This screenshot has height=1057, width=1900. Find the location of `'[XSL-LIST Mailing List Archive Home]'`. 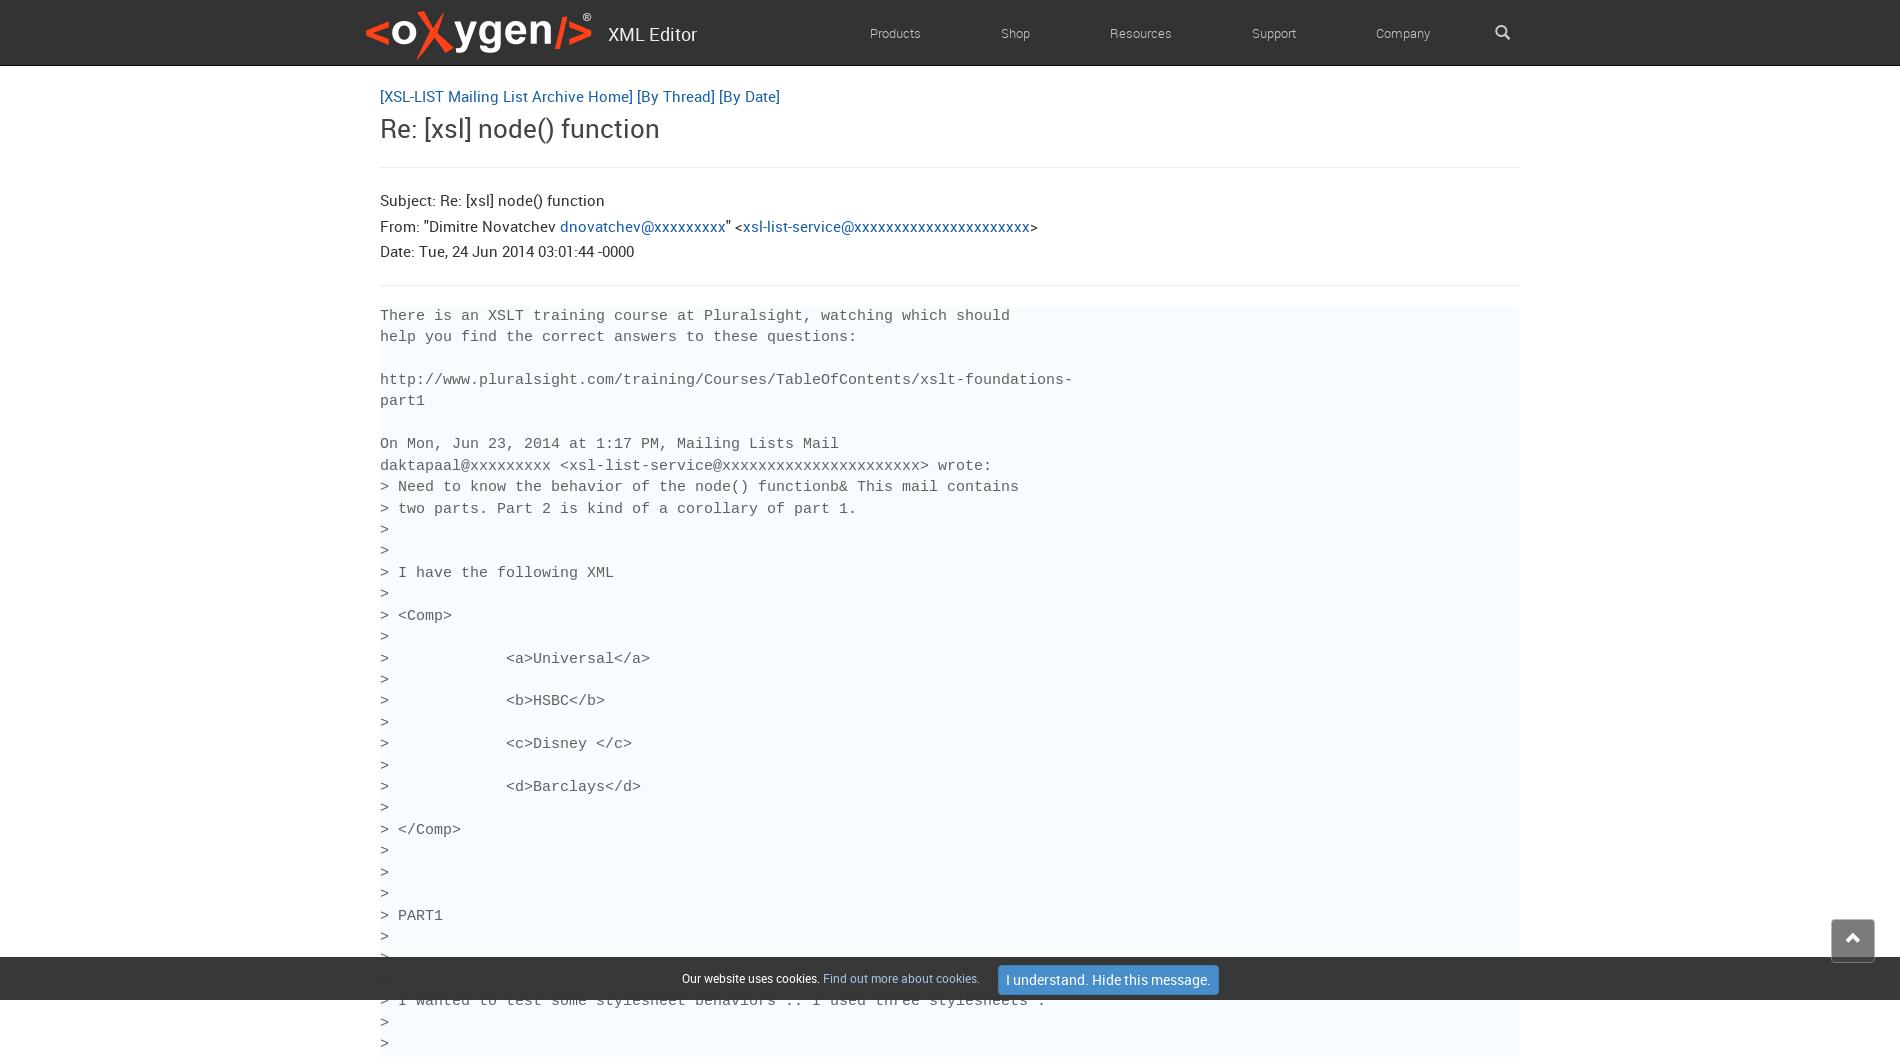

'[XSL-LIST Mailing List Archive Home]' is located at coordinates (506, 94).